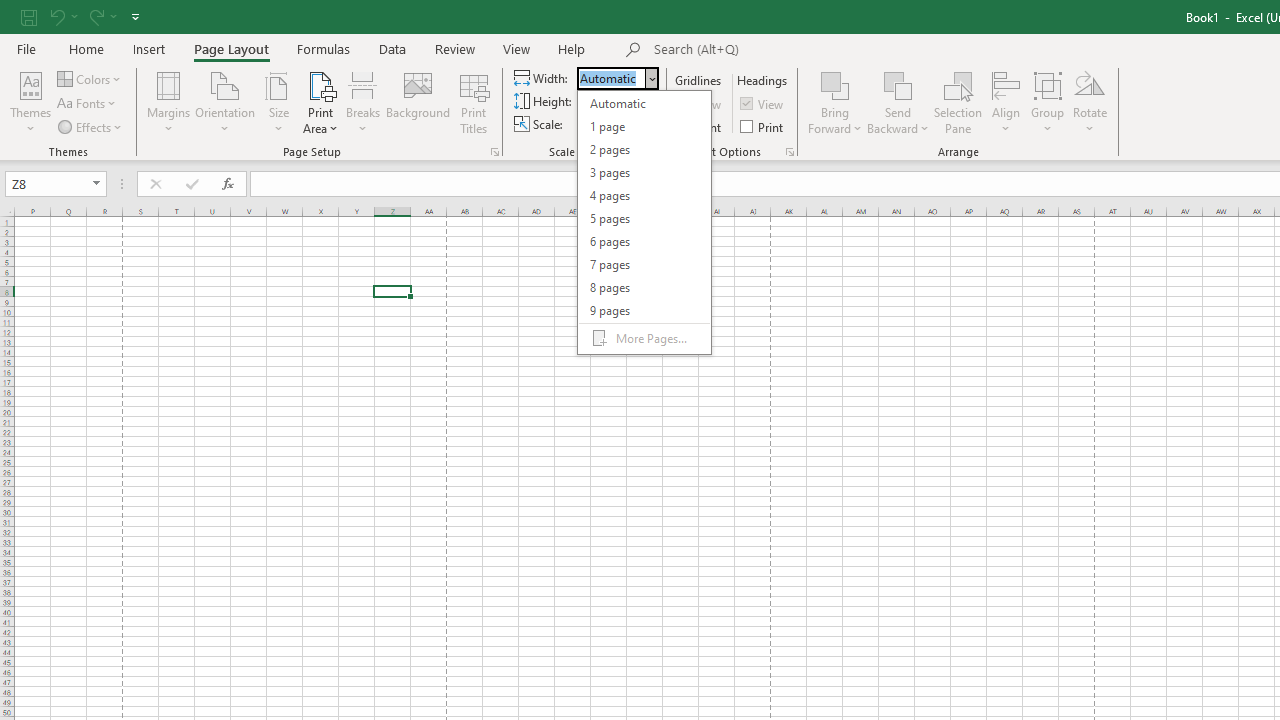 Image resolution: width=1280 pixels, height=720 pixels. I want to click on 'Themes', so click(30, 103).